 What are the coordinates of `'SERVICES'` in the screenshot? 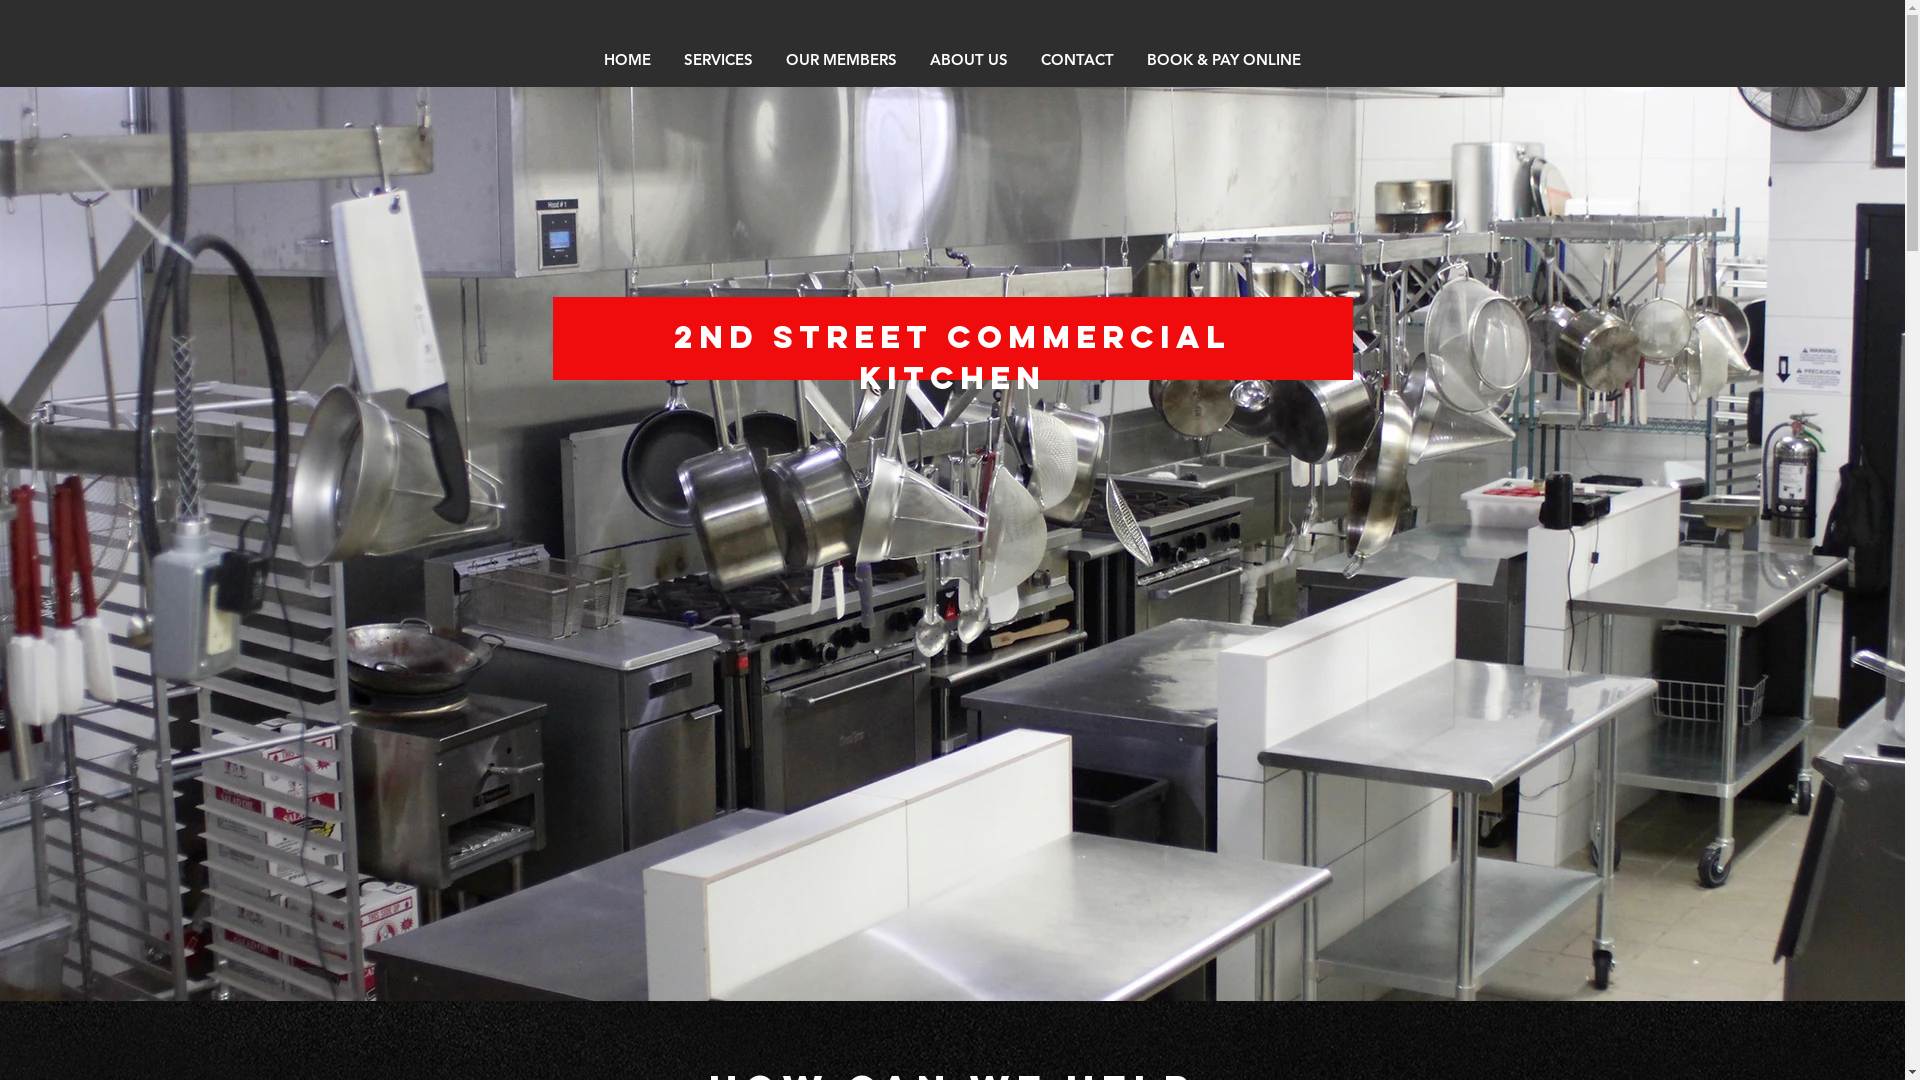 It's located at (719, 59).